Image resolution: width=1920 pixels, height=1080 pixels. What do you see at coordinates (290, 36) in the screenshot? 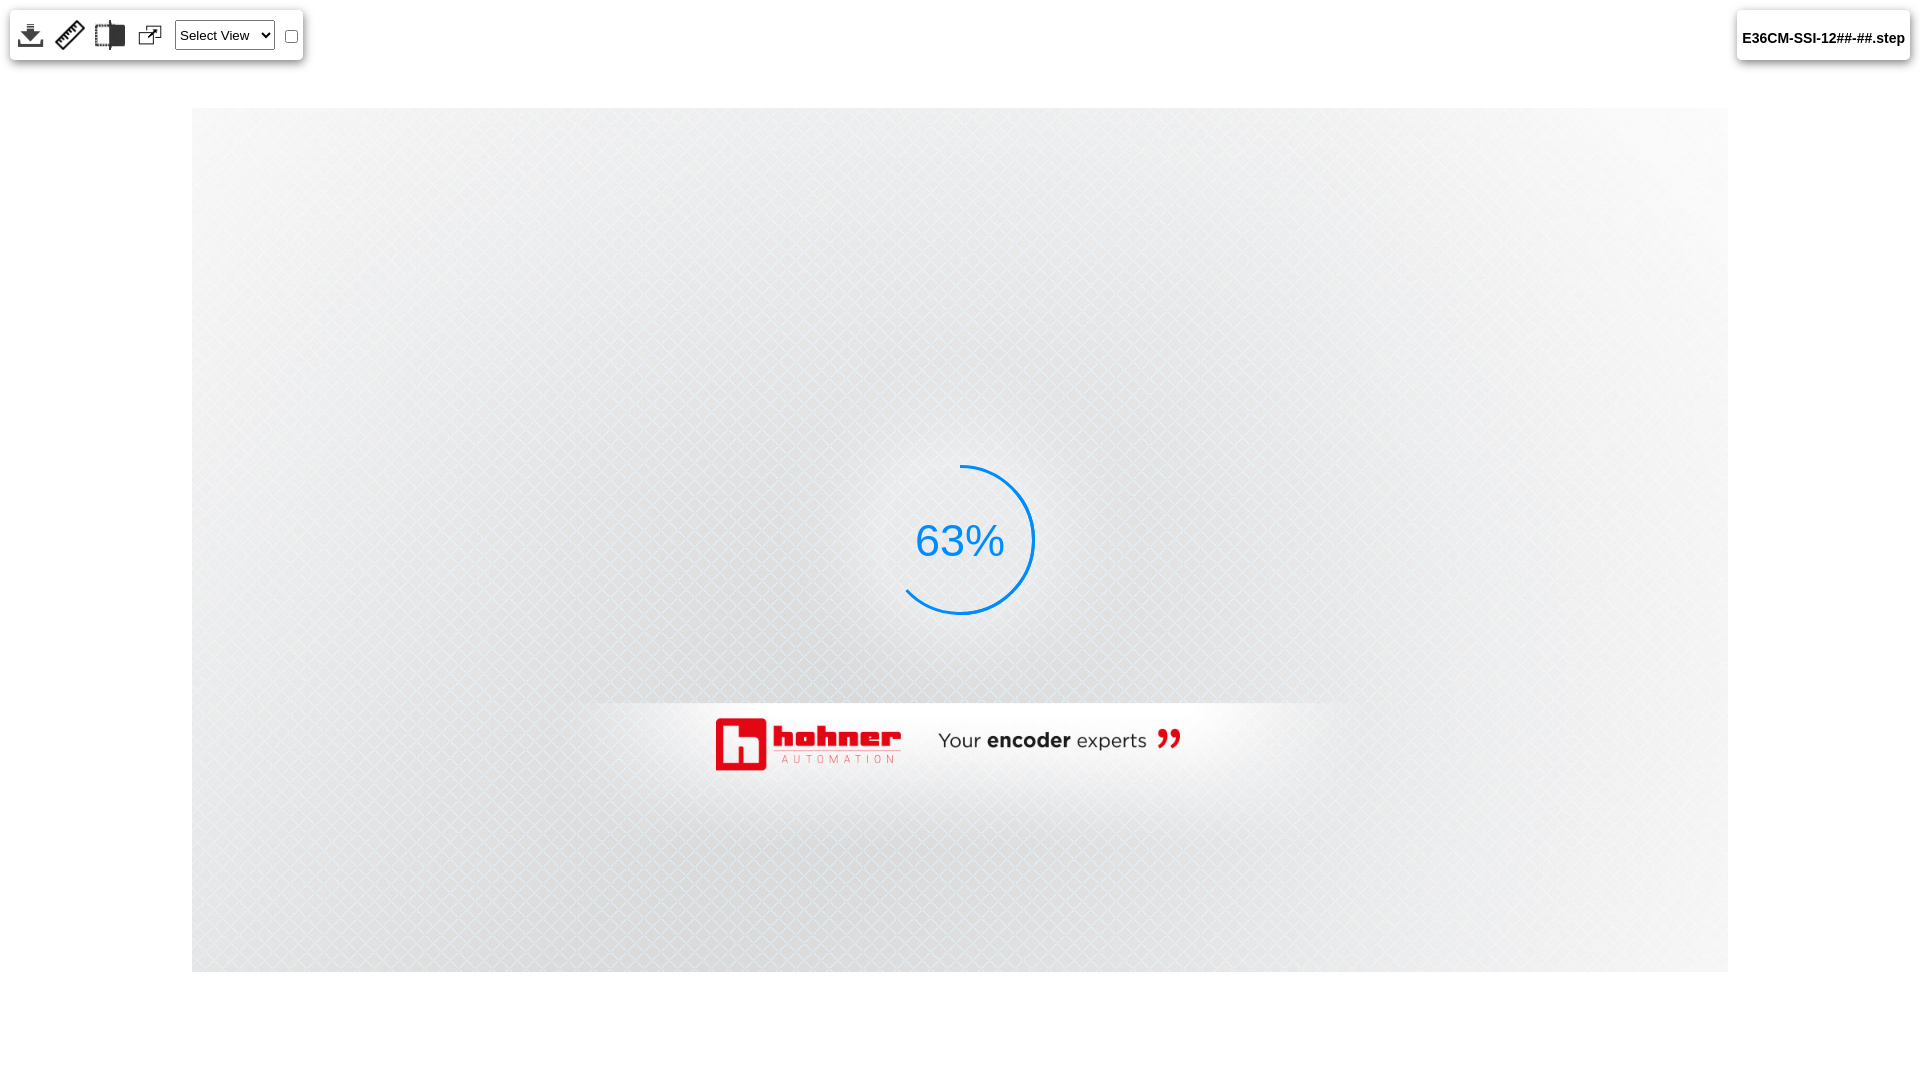
I see `'Show Reference System'` at bounding box center [290, 36].